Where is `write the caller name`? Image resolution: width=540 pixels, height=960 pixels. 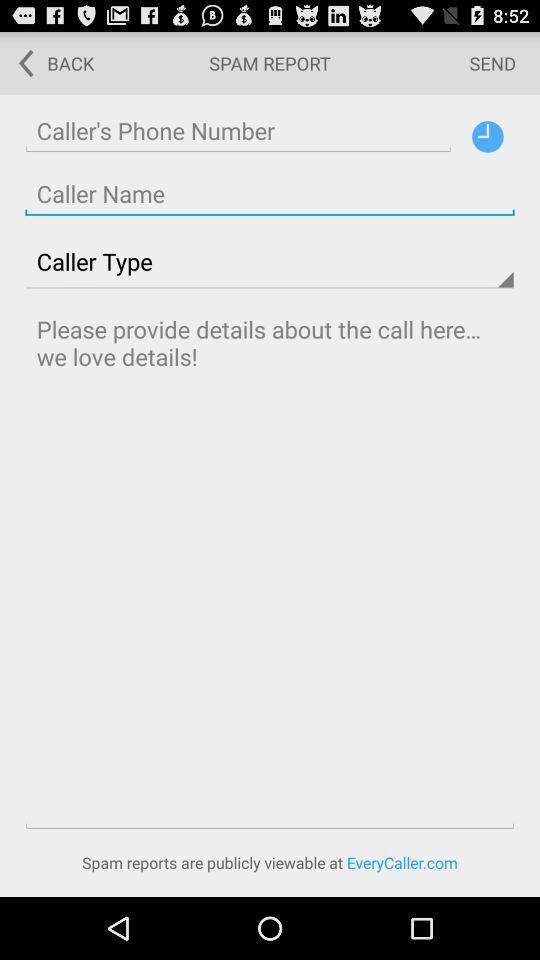 write the caller name is located at coordinates (270, 193).